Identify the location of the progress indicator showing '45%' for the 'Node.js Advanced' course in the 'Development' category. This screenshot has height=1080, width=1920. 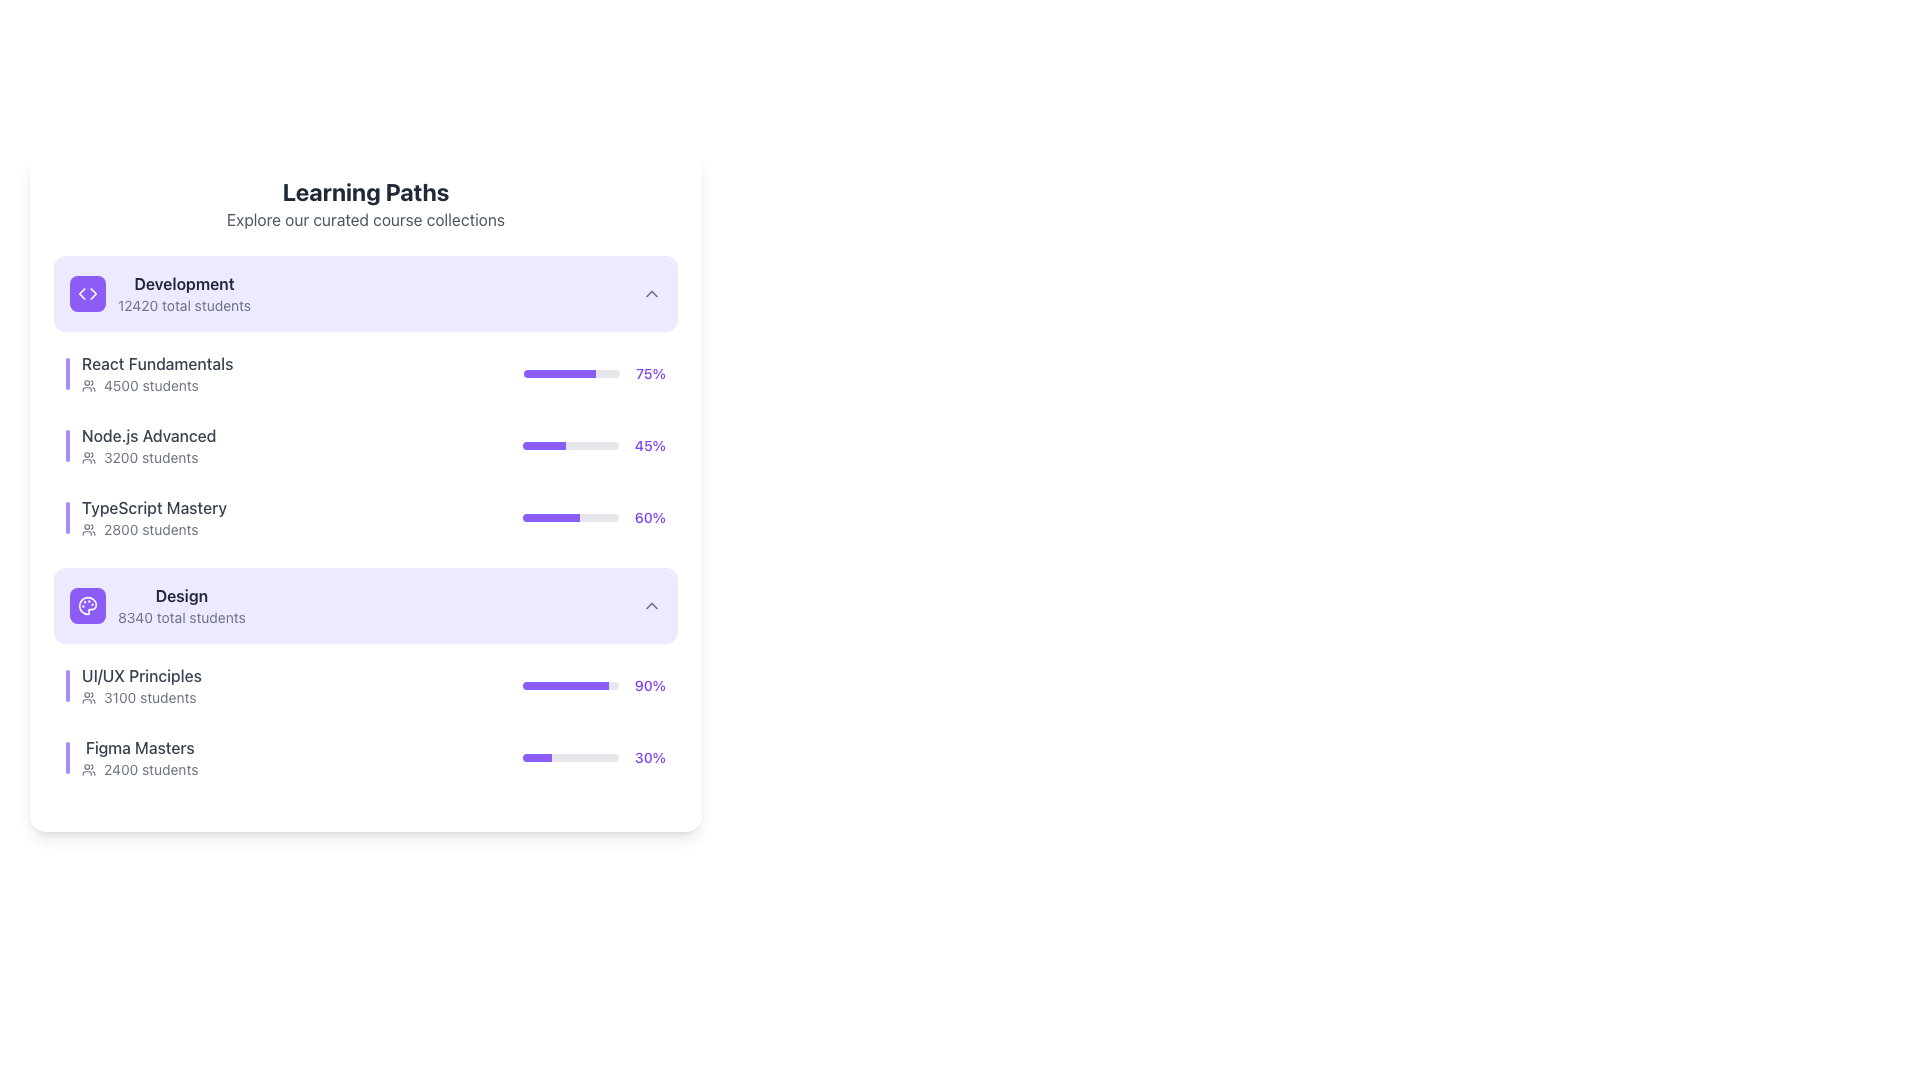
(593, 445).